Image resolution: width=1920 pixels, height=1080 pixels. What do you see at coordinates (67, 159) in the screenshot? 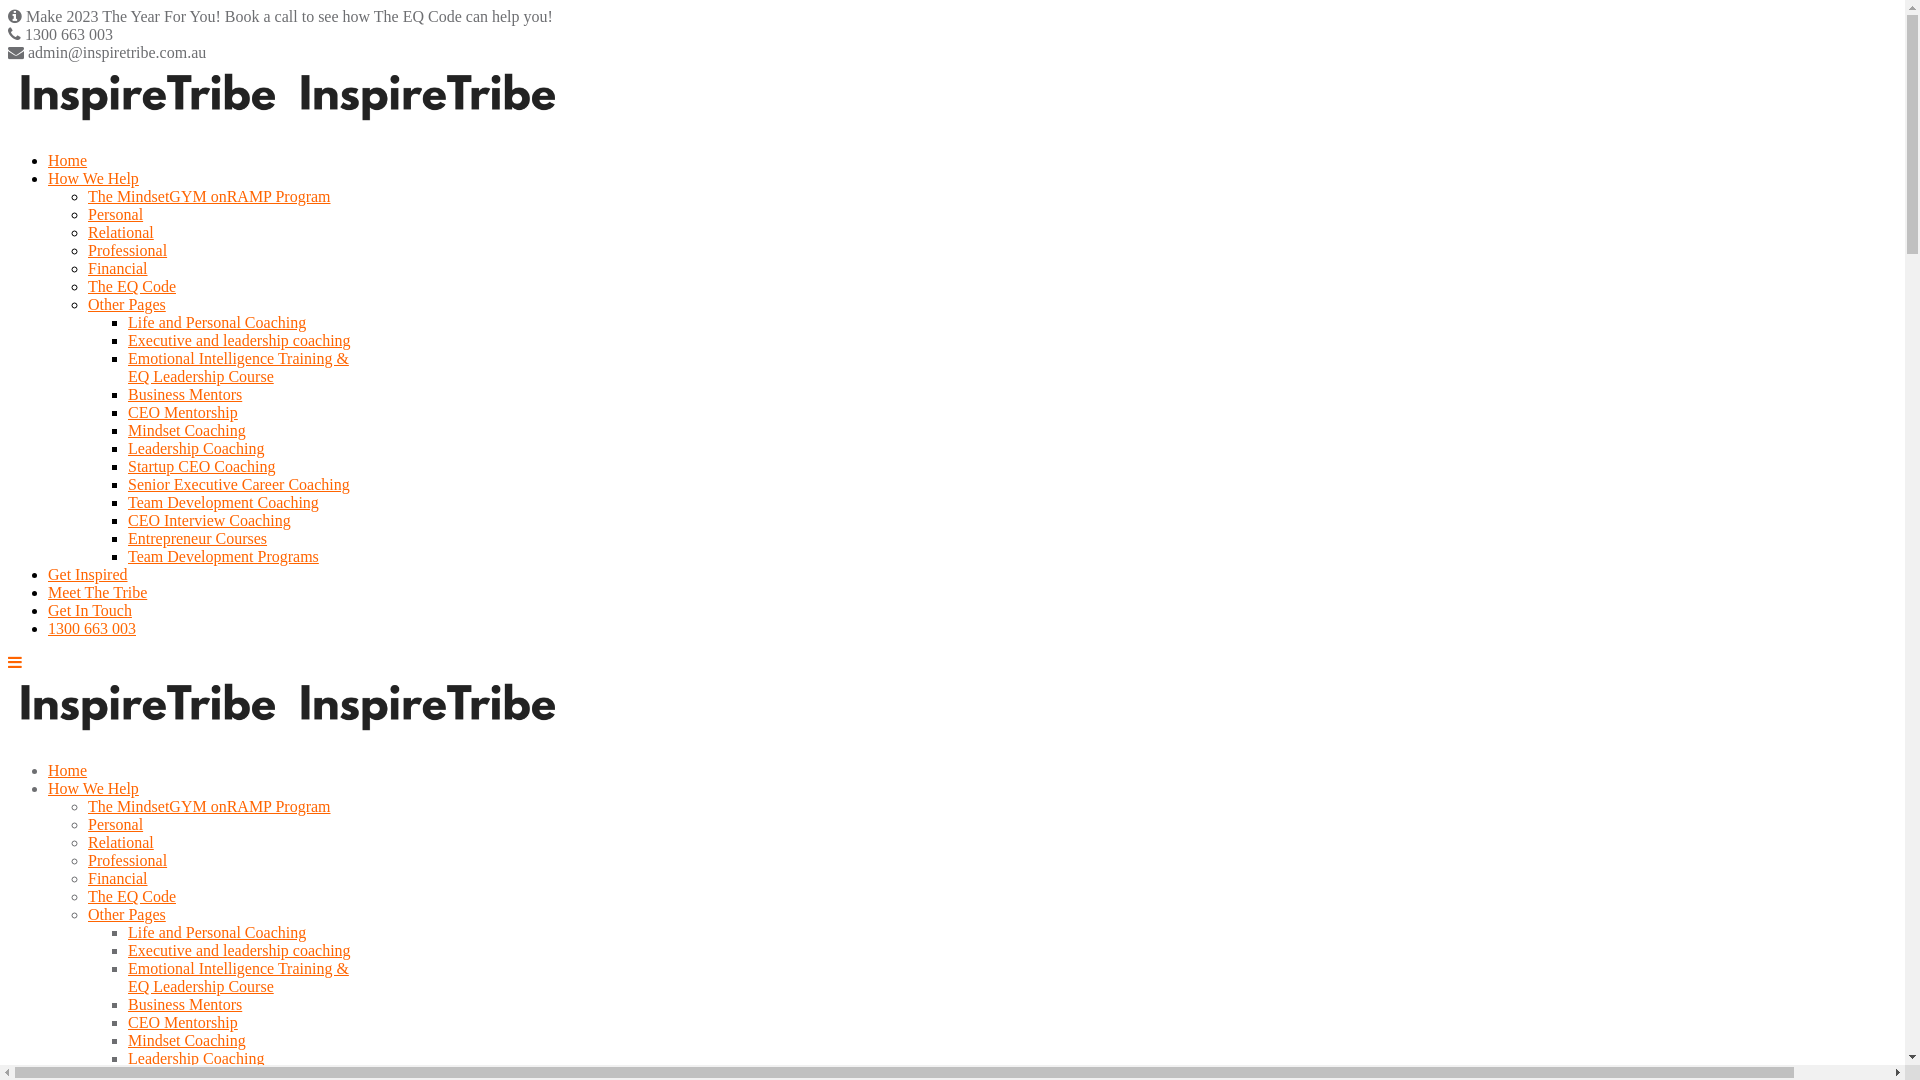
I see `'Home'` at bounding box center [67, 159].